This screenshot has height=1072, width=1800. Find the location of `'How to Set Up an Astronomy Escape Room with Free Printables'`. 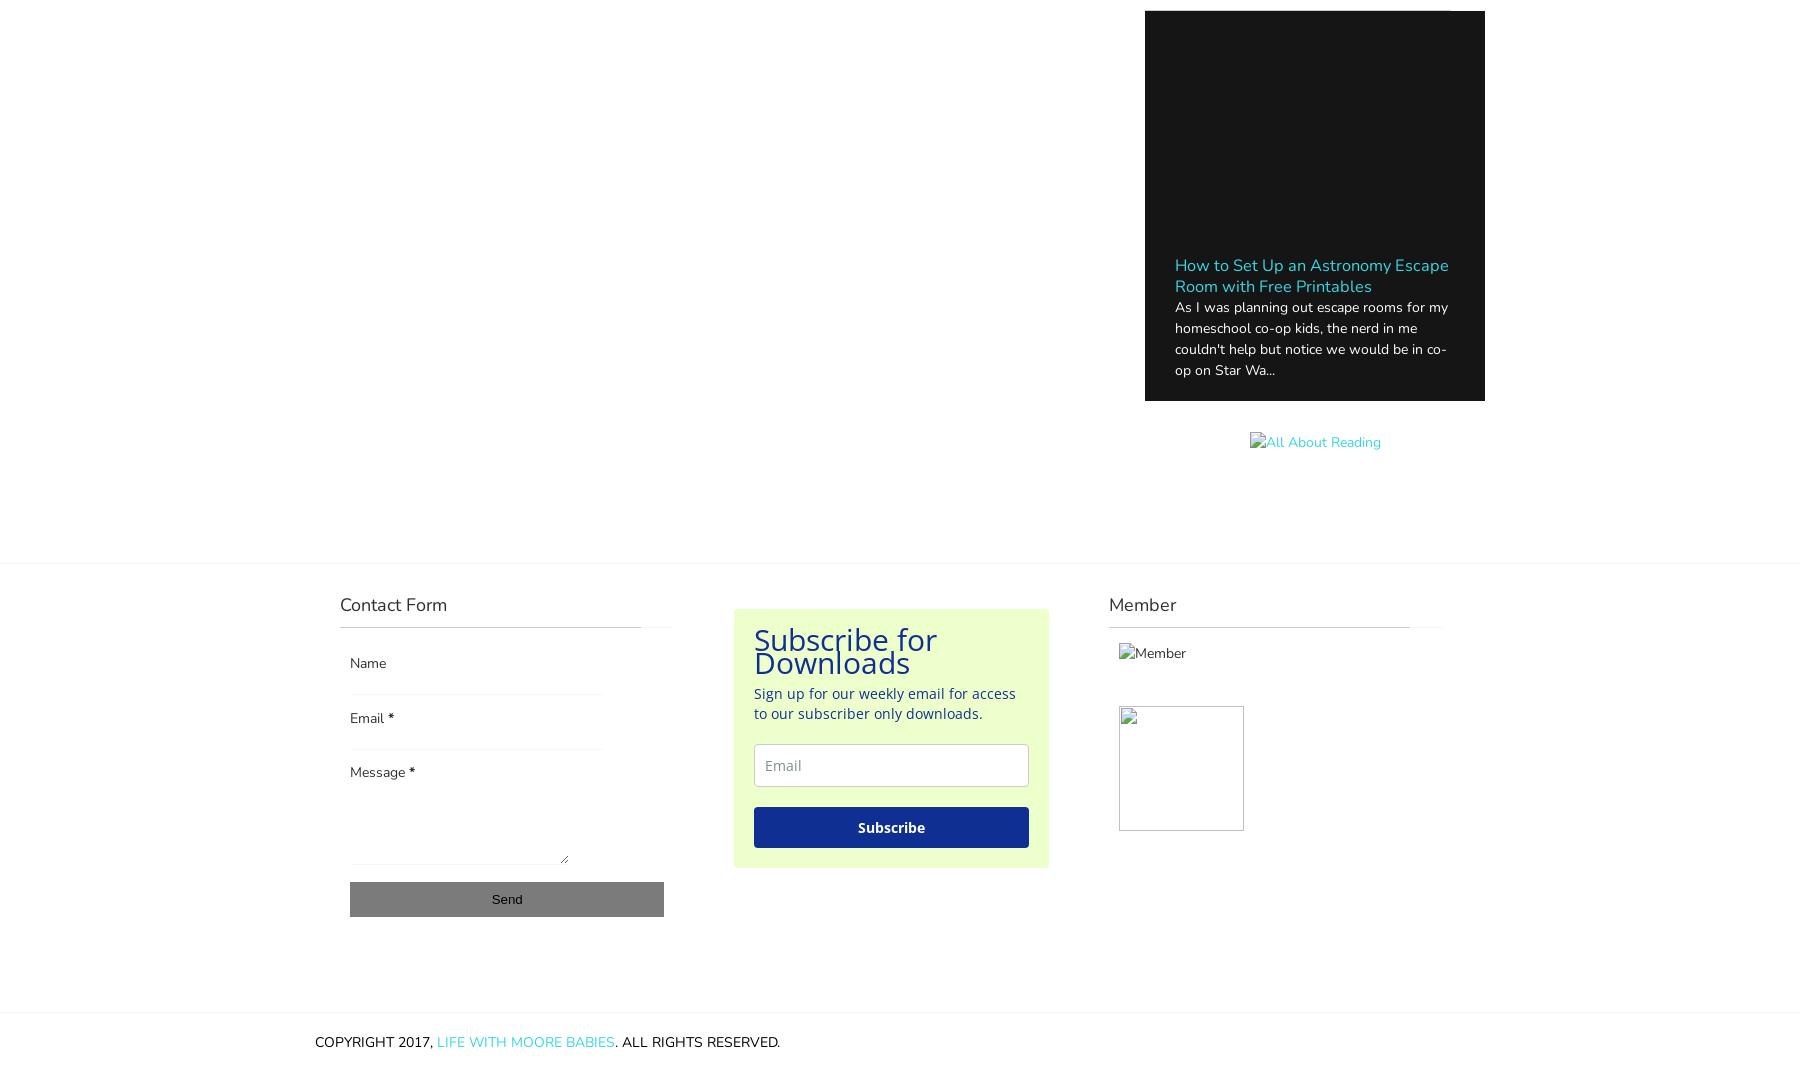

'How to Set Up an Astronomy Escape Room with Free Printables' is located at coordinates (1312, 275).